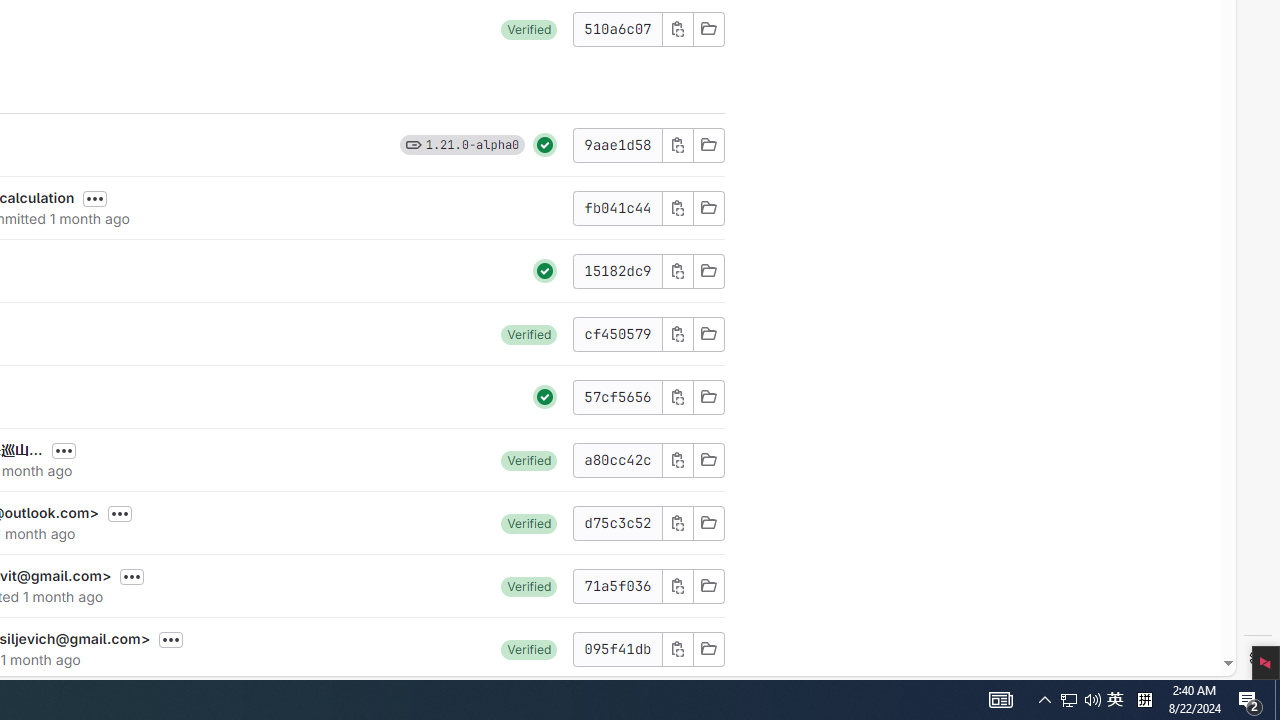 This screenshot has width=1280, height=720. I want to click on '1.21.0-alpha0', so click(471, 143).